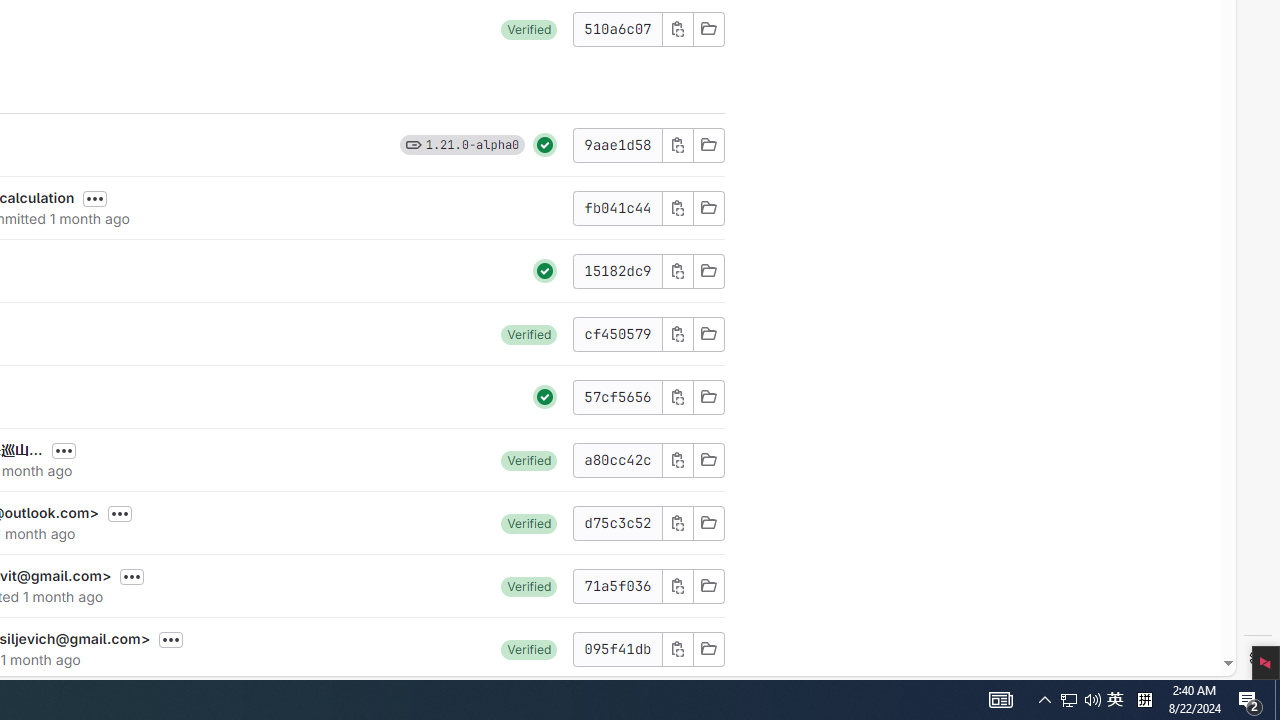 This screenshot has width=1280, height=720. I want to click on '1.21.0-alpha0', so click(471, 143).